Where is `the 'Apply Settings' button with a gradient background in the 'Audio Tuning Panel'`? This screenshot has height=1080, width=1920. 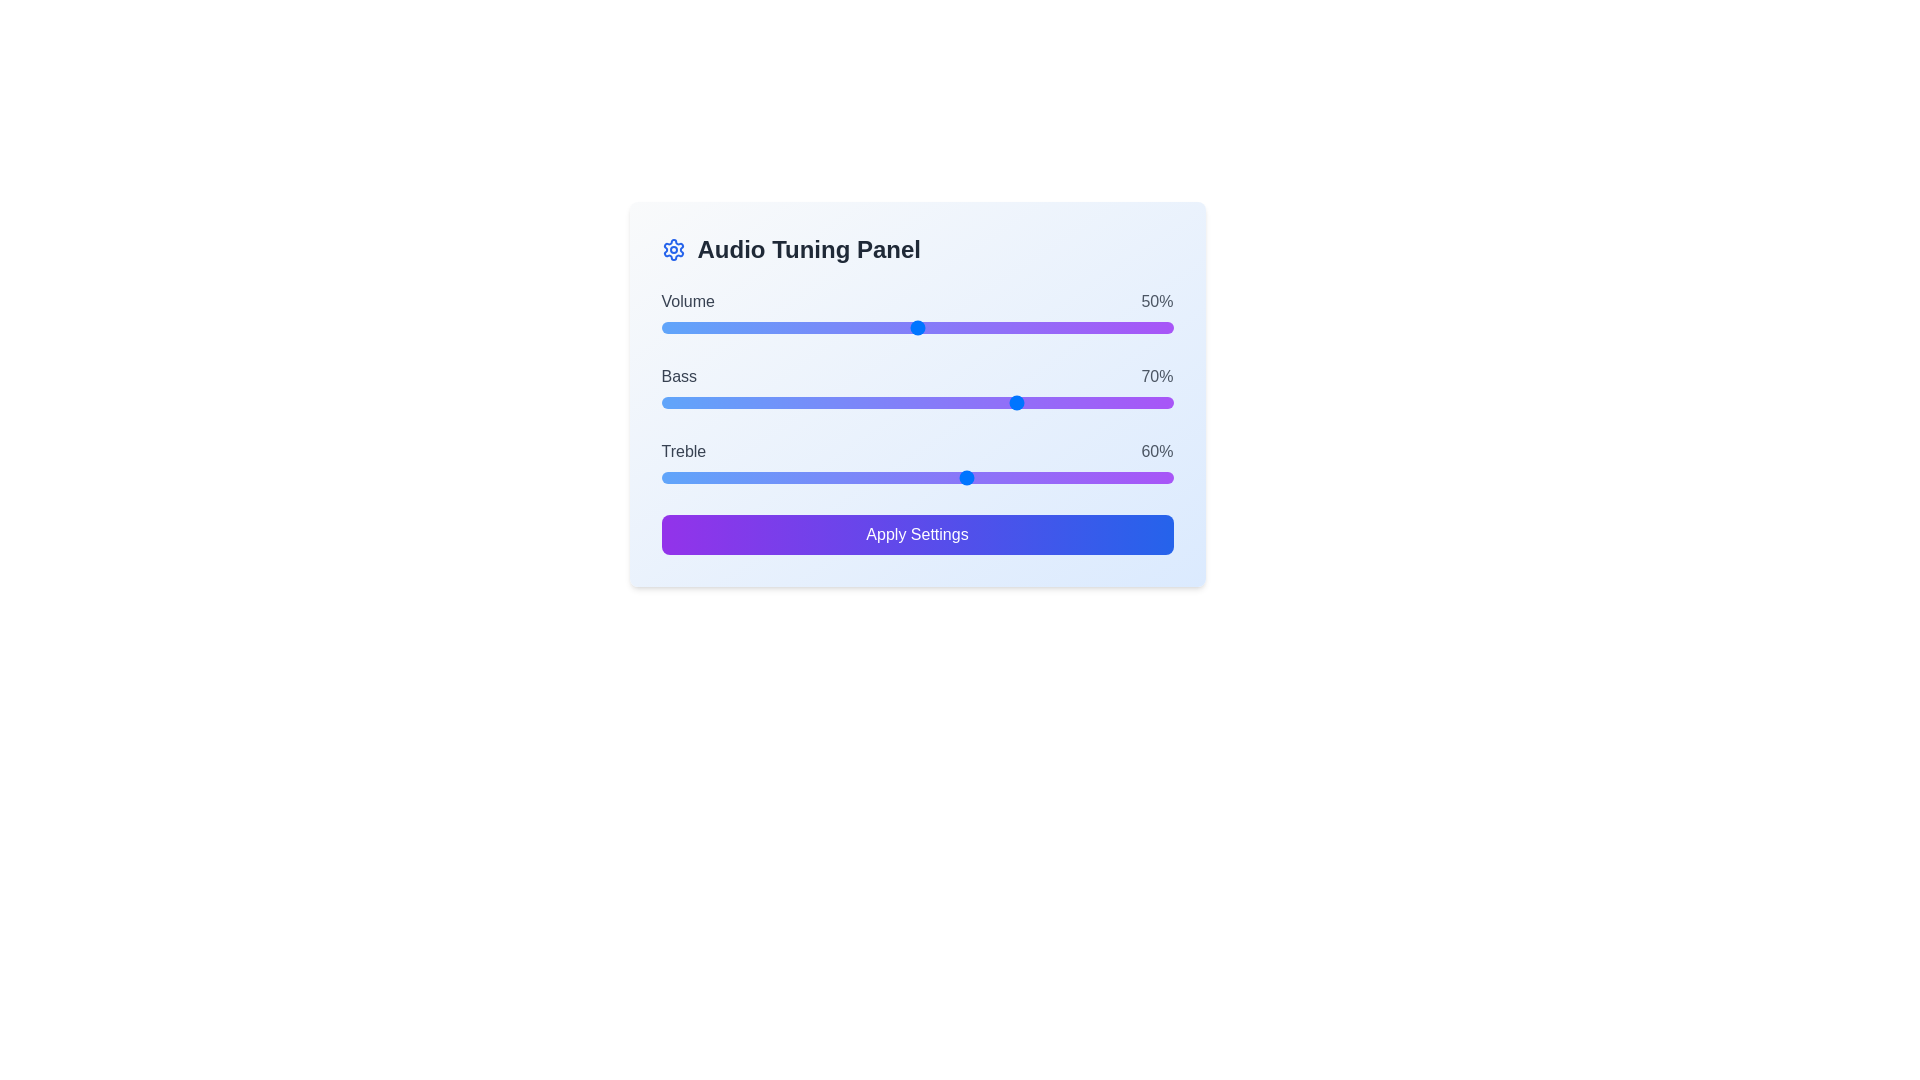 the 'Apply Settings' button with a gradient background in the 'Audio Tuning Panel' is located at coordinates (916, 534).